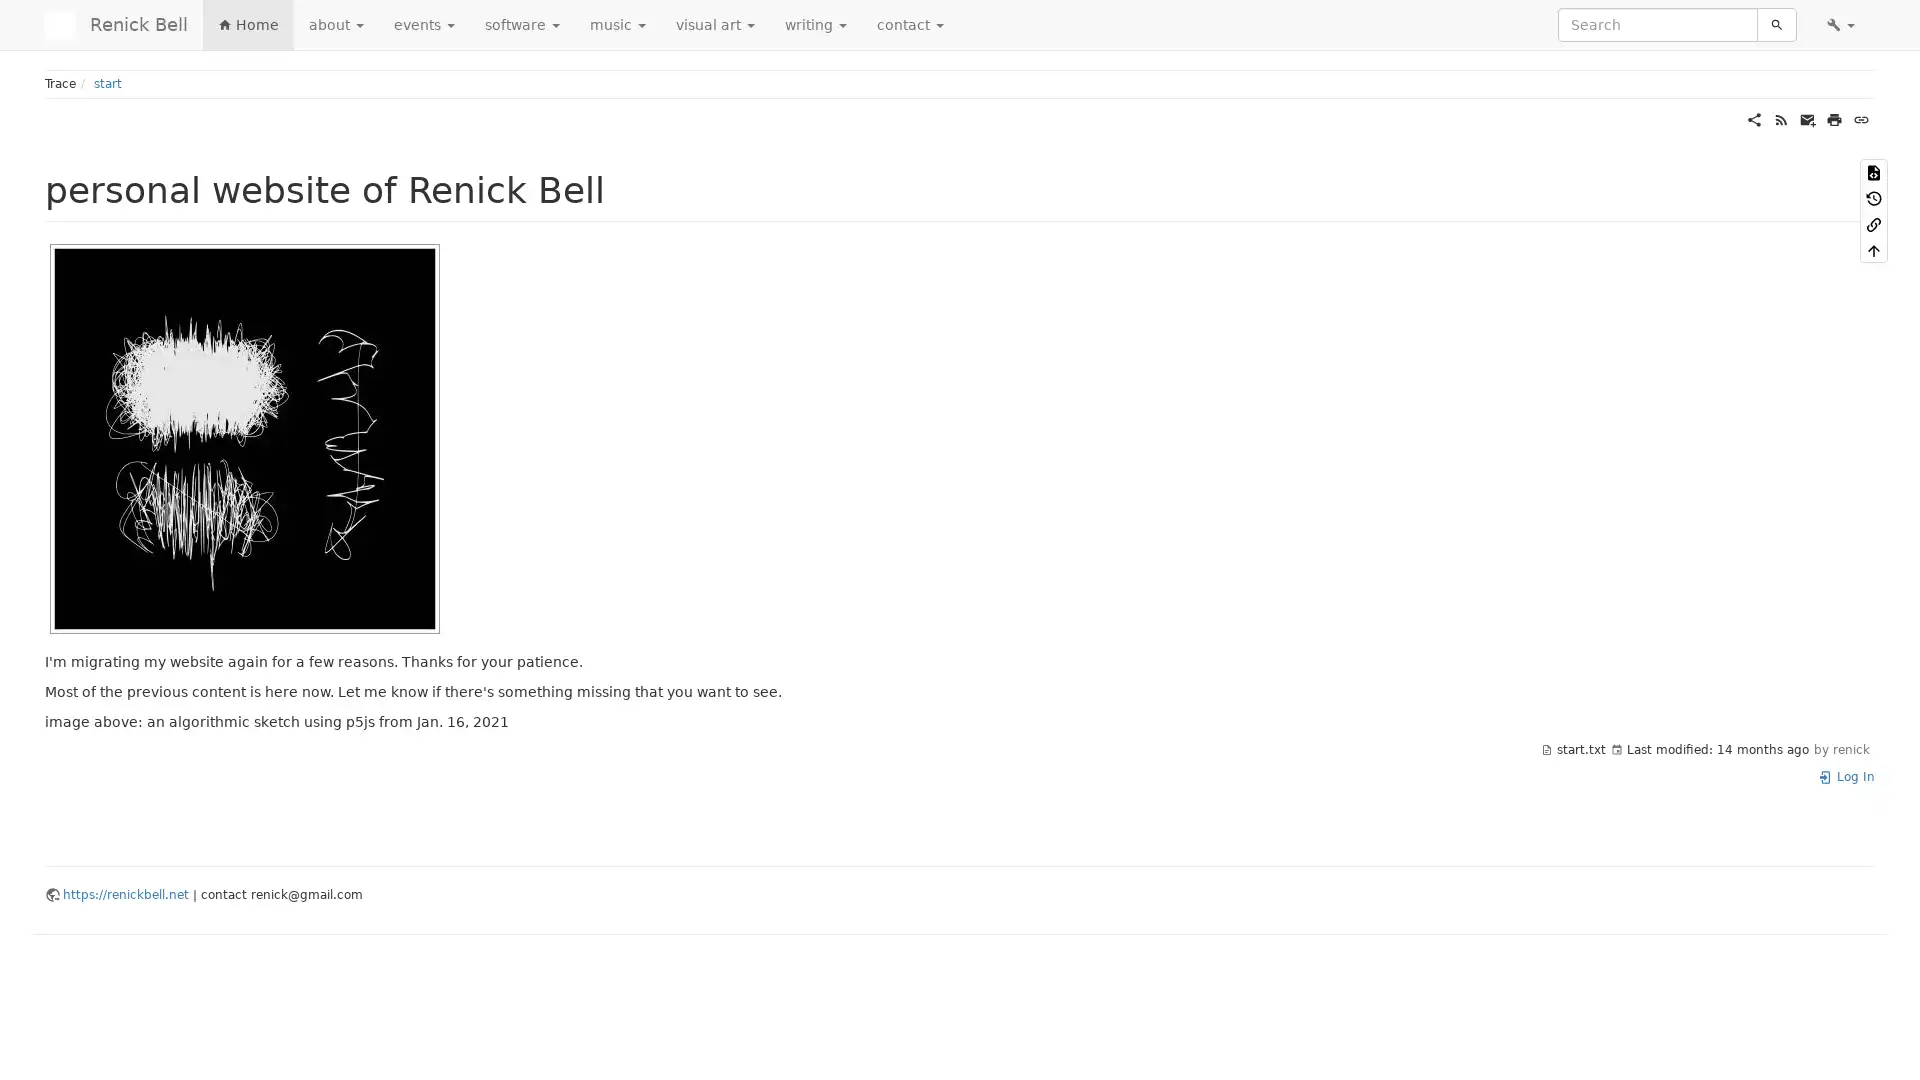 Image resolution: width=1920 pixels, height=1080 pixels. What do you see at coordinates (1776, 24) in the screenshot?
I see `Search` at bounding box center [1776, 24].